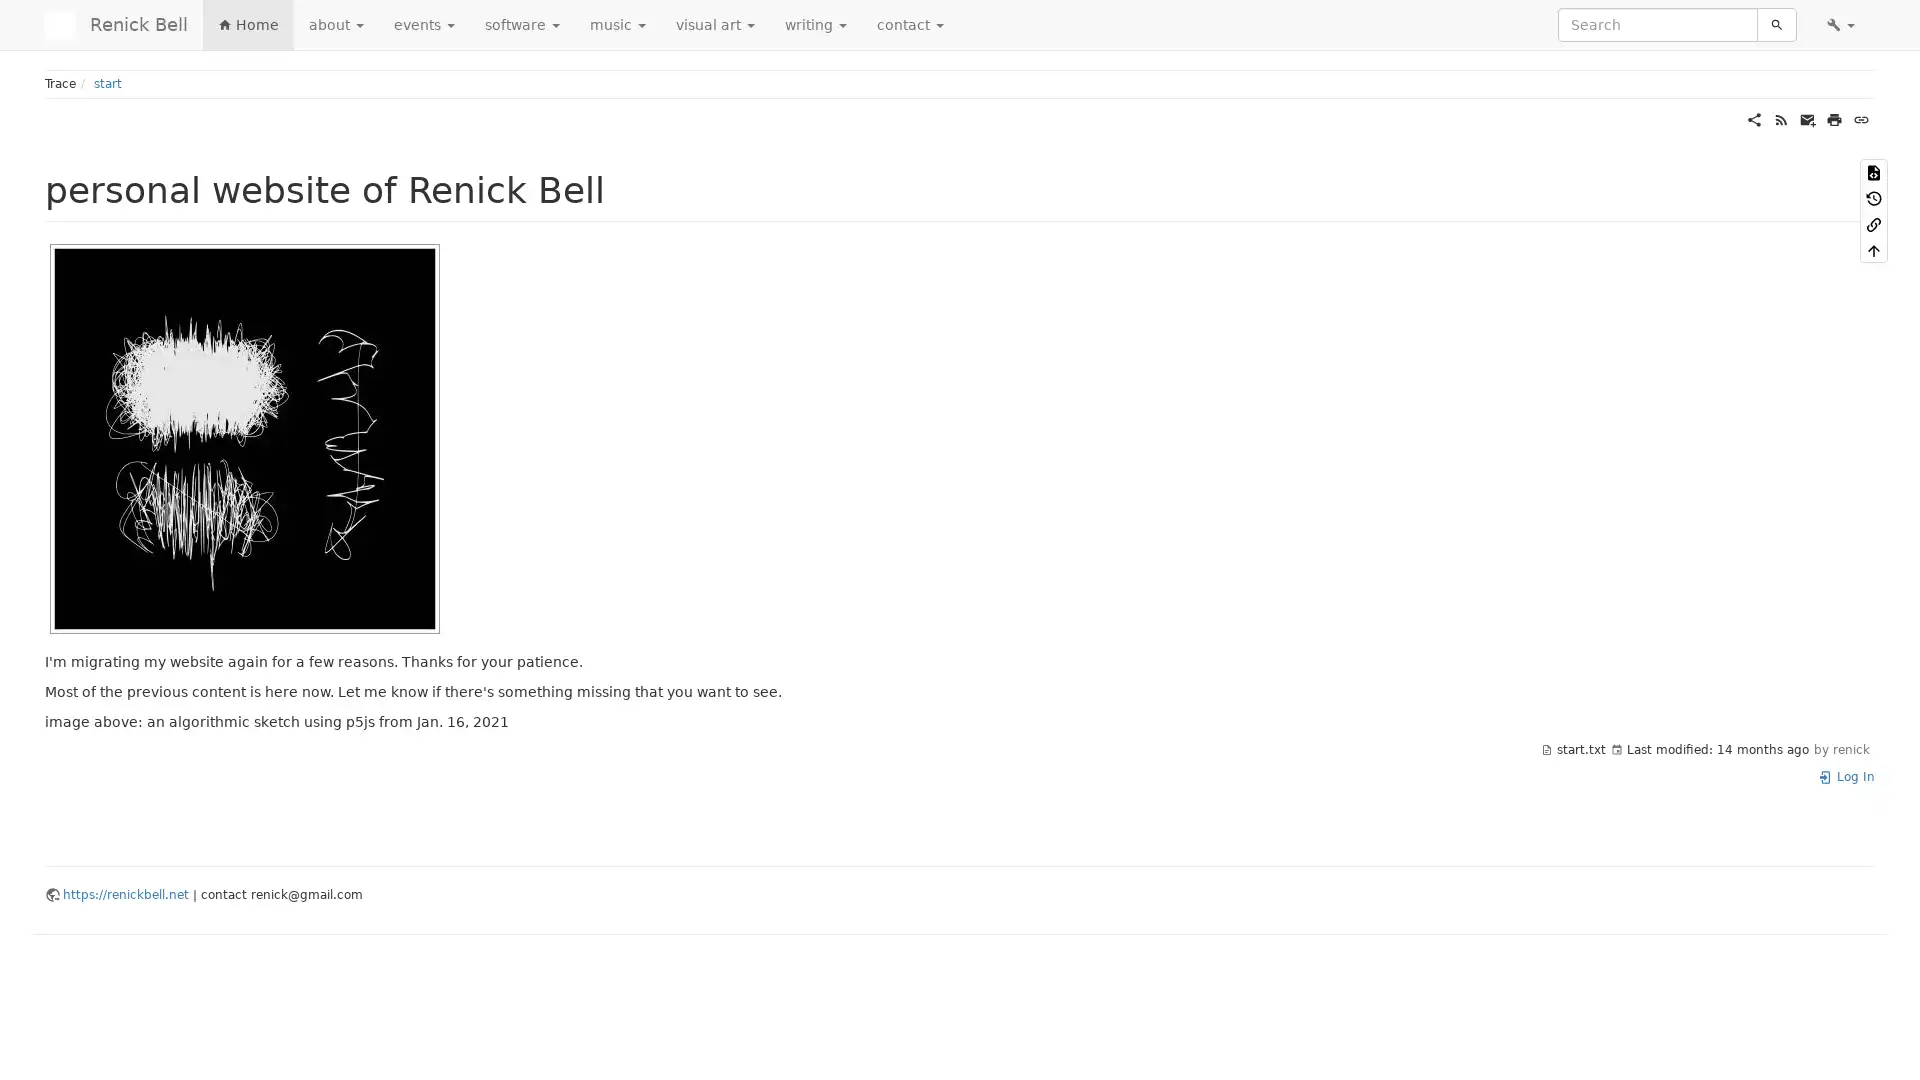 Image resolution: width=1920 pixels, height=1080 pixels. What do you see at coordinates (1776, 24) in the screenshot?
I see `Search` at bounding box center [1776, 24].